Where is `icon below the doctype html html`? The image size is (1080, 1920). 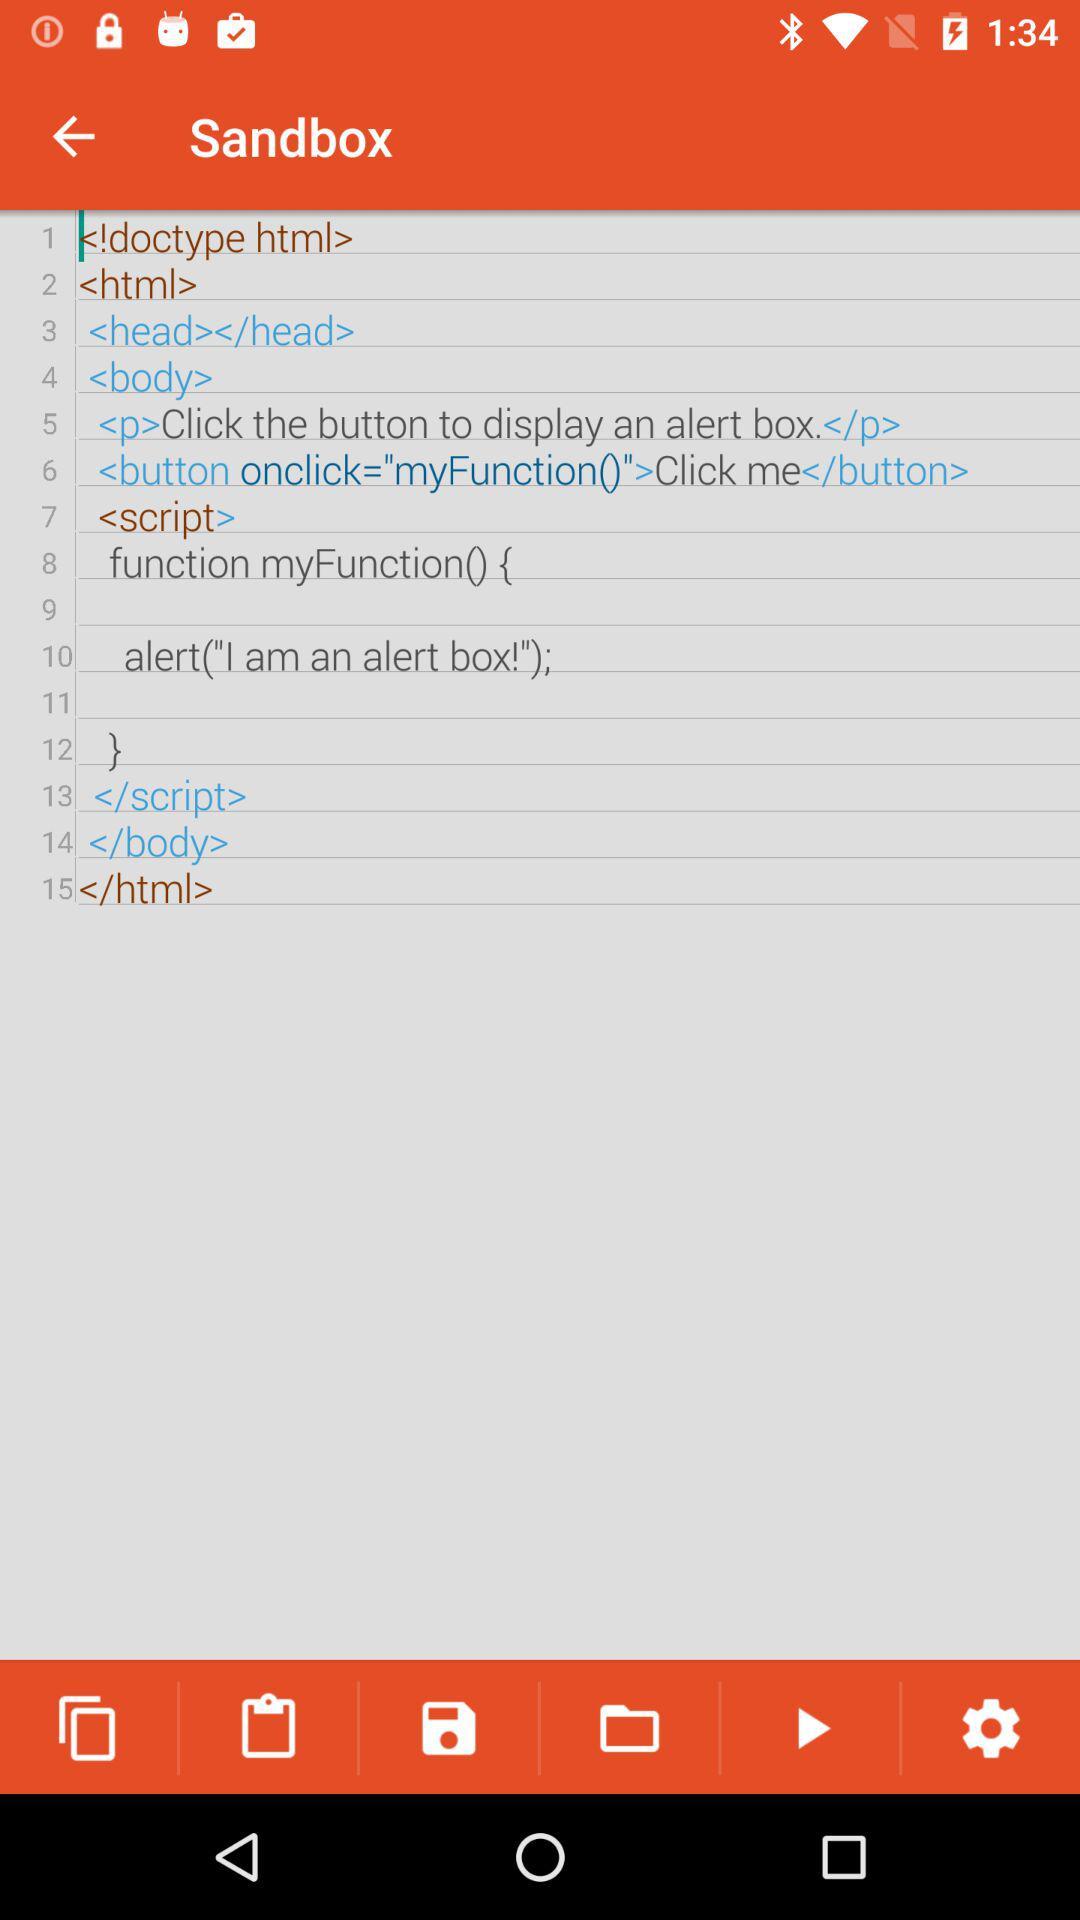 icon below the doctype html html is located at coordinates (810, 1727).